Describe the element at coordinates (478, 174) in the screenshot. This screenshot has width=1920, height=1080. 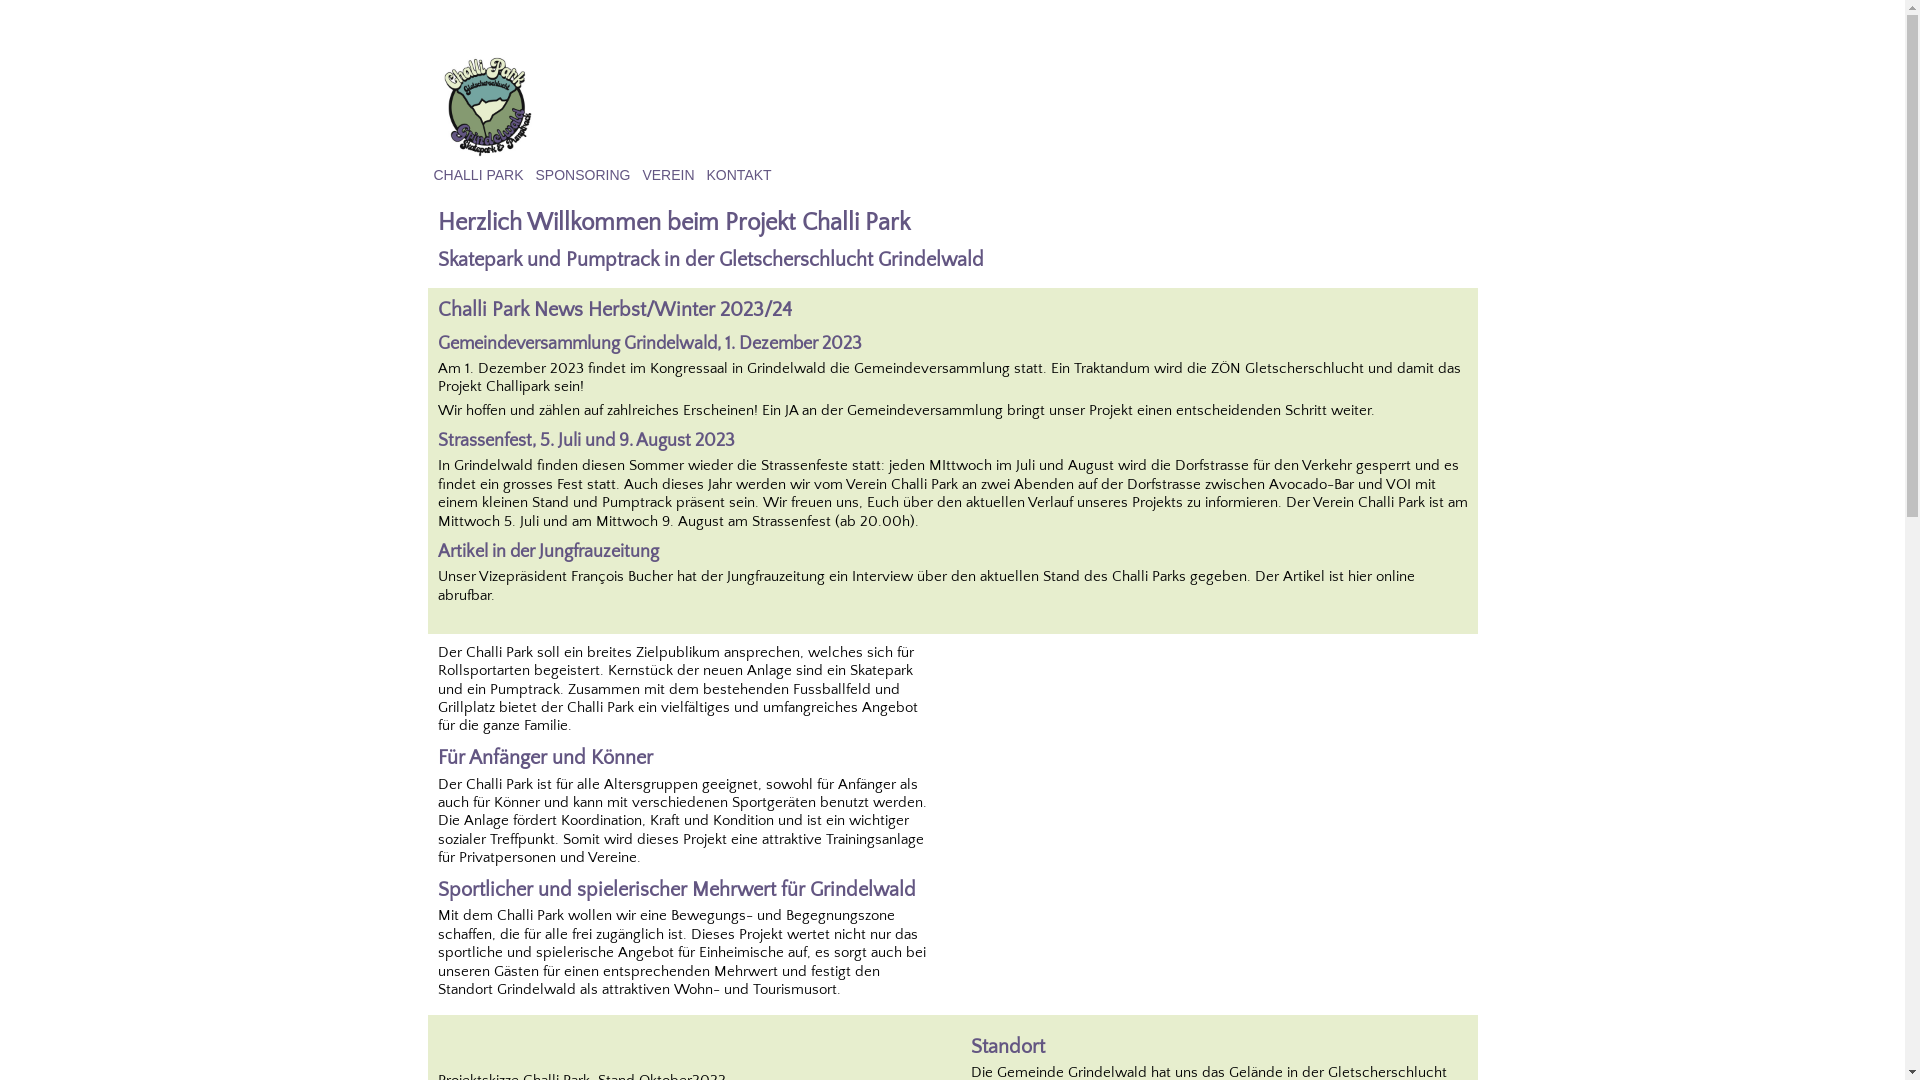
I see `'CHALLI PARK'` at that location.